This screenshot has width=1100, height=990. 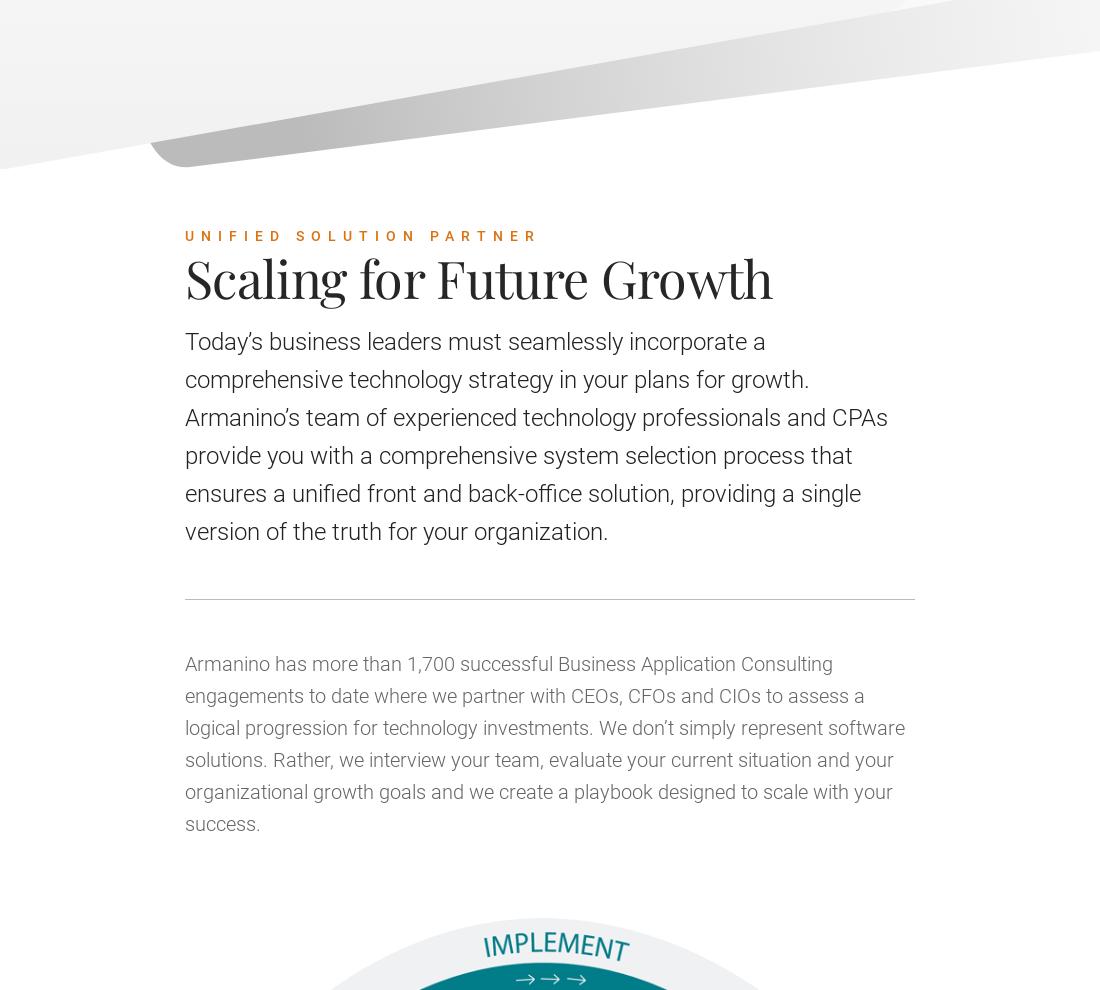 I want to click on 'October 26, 2023 | 04:00 PM - 05:00 PM UTC', so click(x=853, y=414).